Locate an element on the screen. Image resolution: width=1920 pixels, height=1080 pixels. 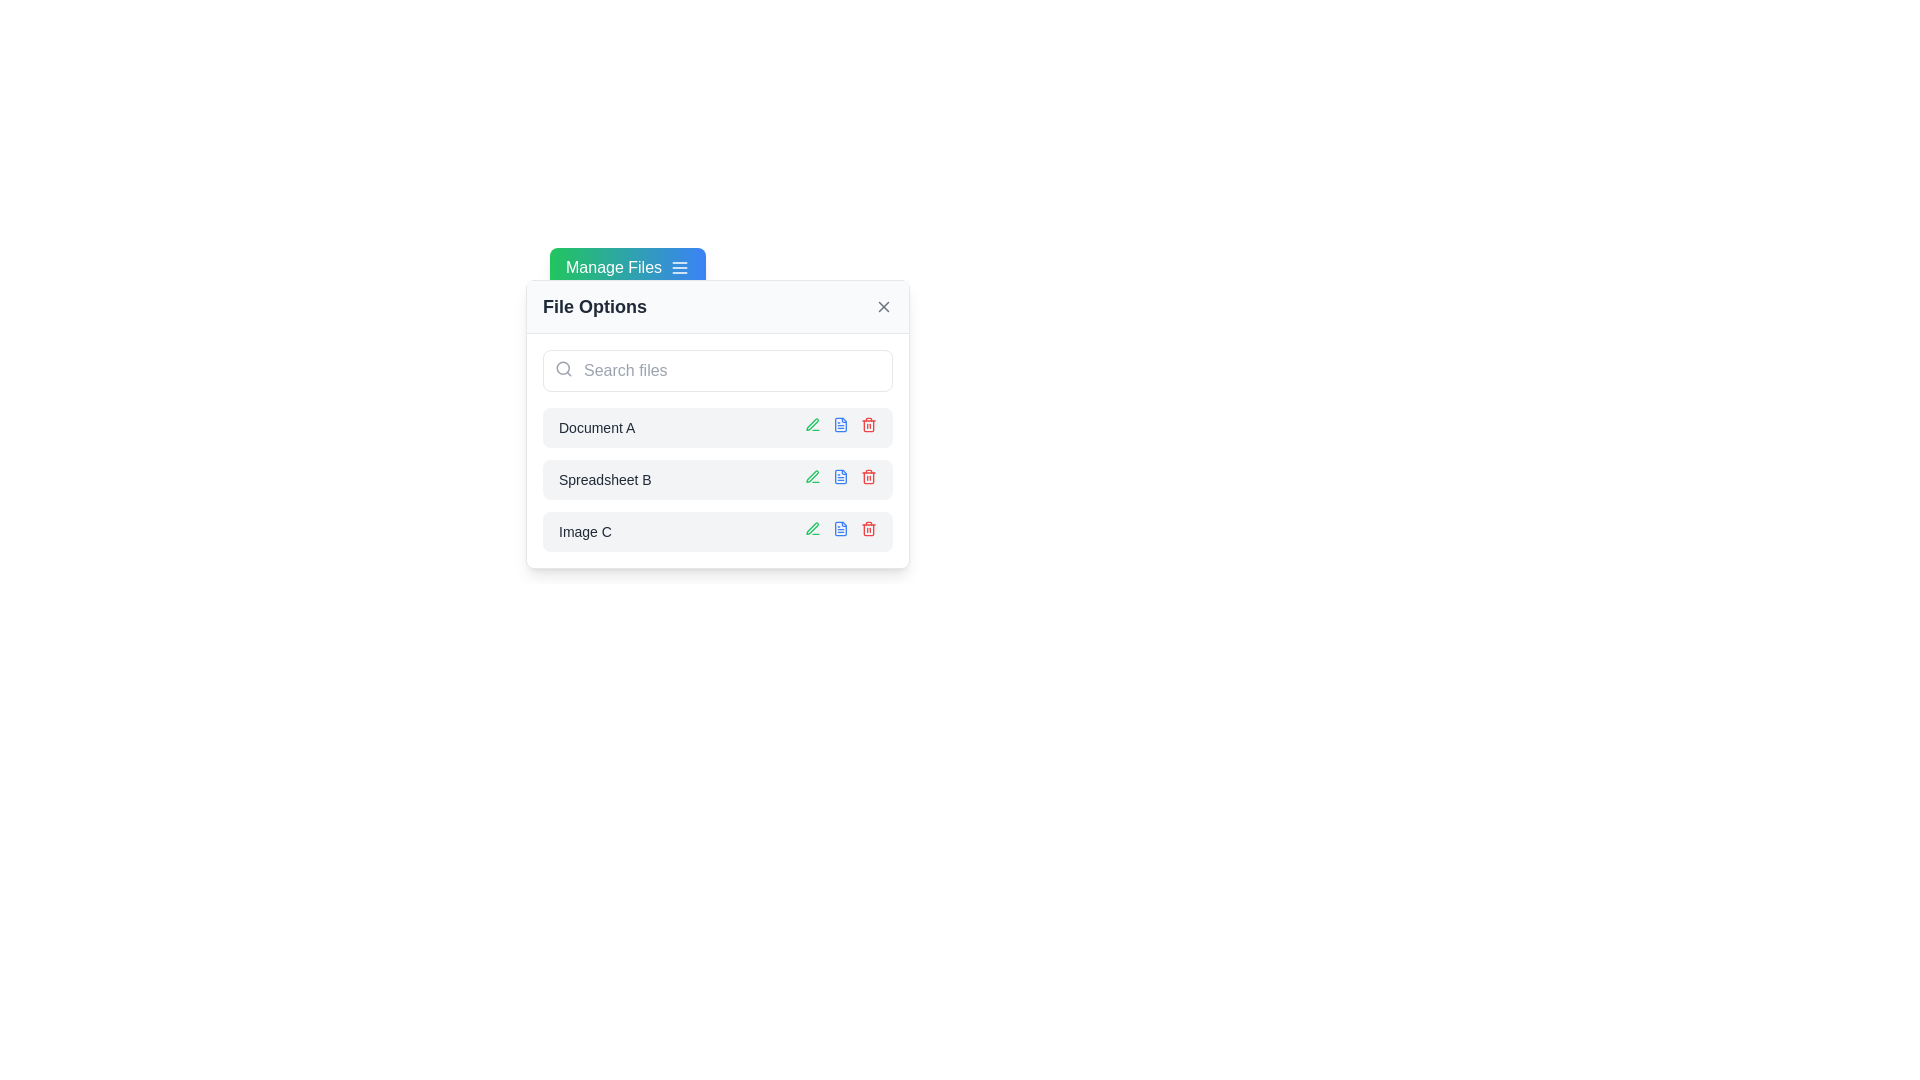
the small green pen icon button, which is the first in a row of interactive icons aligned horizontally, indicating an edit function is located at coordinates (812, 477).